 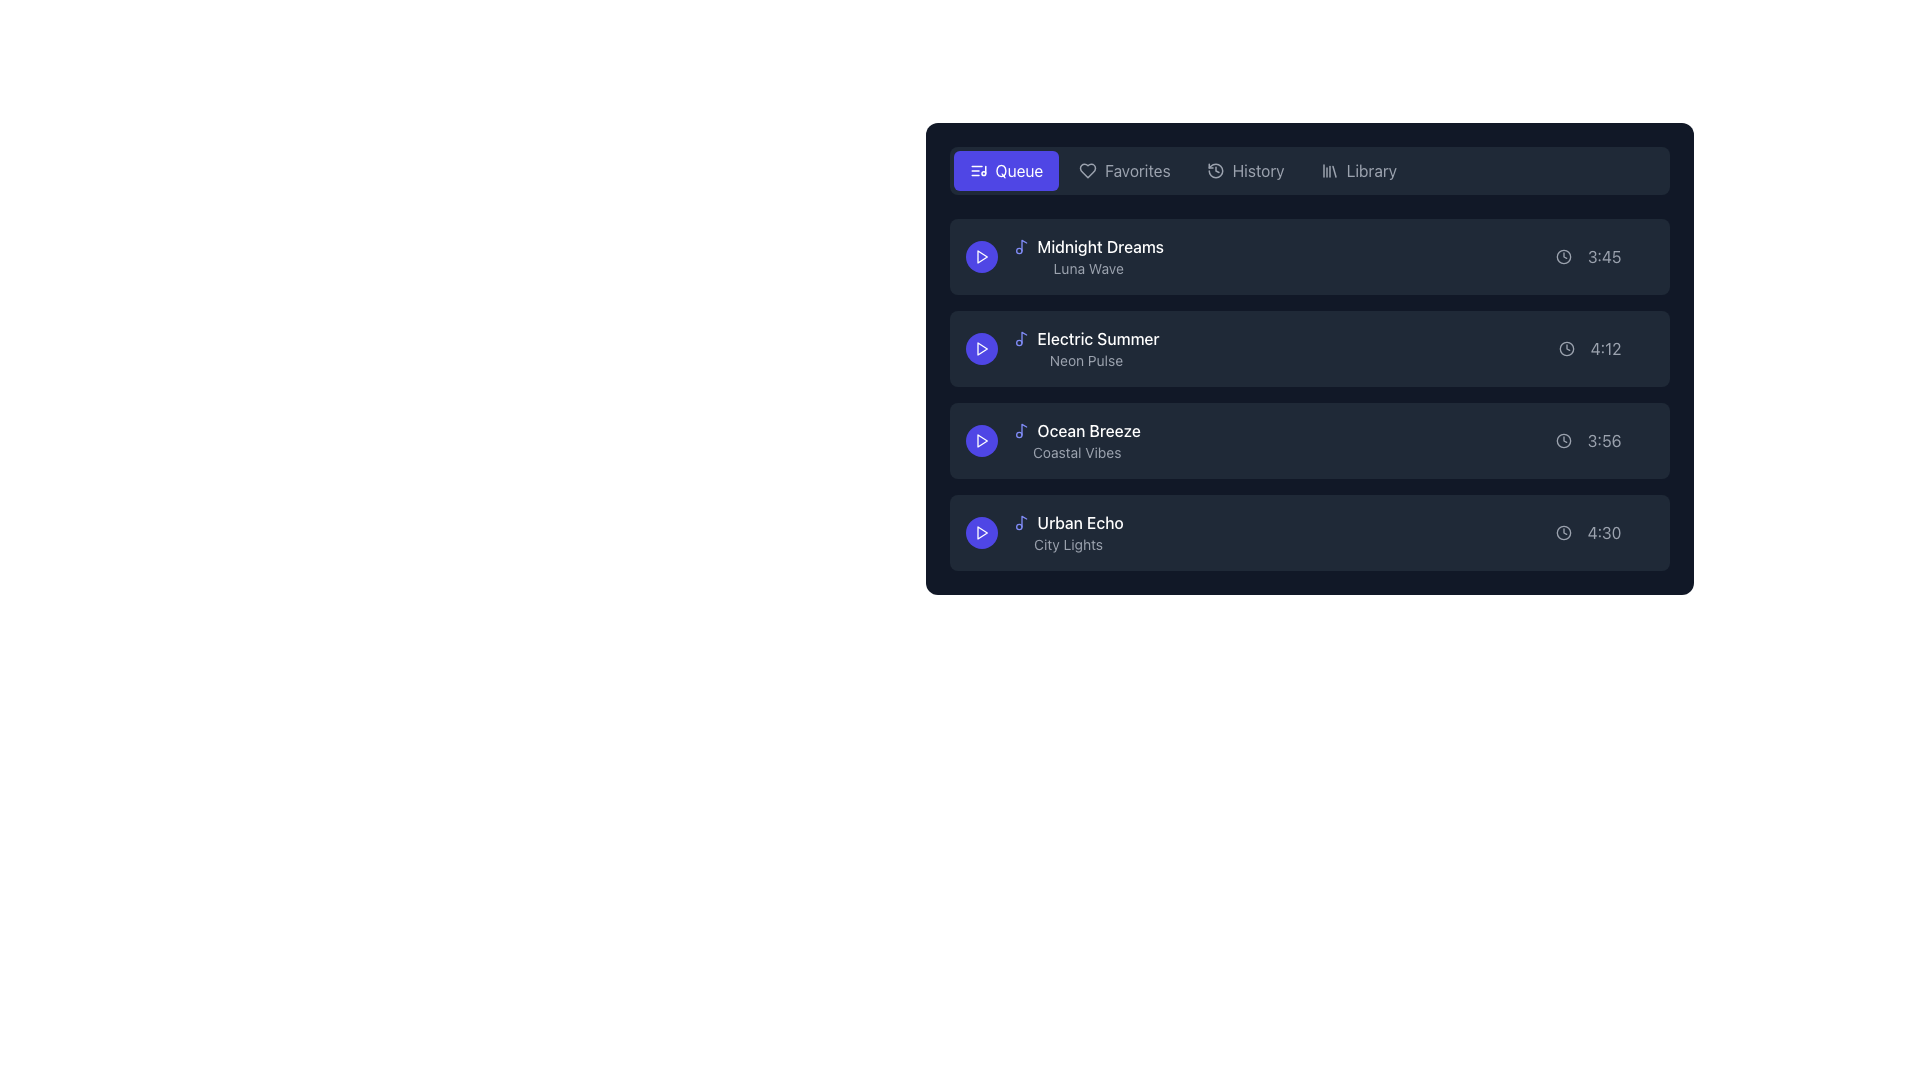 What do you see at coordinates (1021, 430) in the screenshot?
I see `the vibrant indigo musical note icon located to the left of the text 'Ocean Breeze' in the third row of the list` at bounding box center [1021, 430].